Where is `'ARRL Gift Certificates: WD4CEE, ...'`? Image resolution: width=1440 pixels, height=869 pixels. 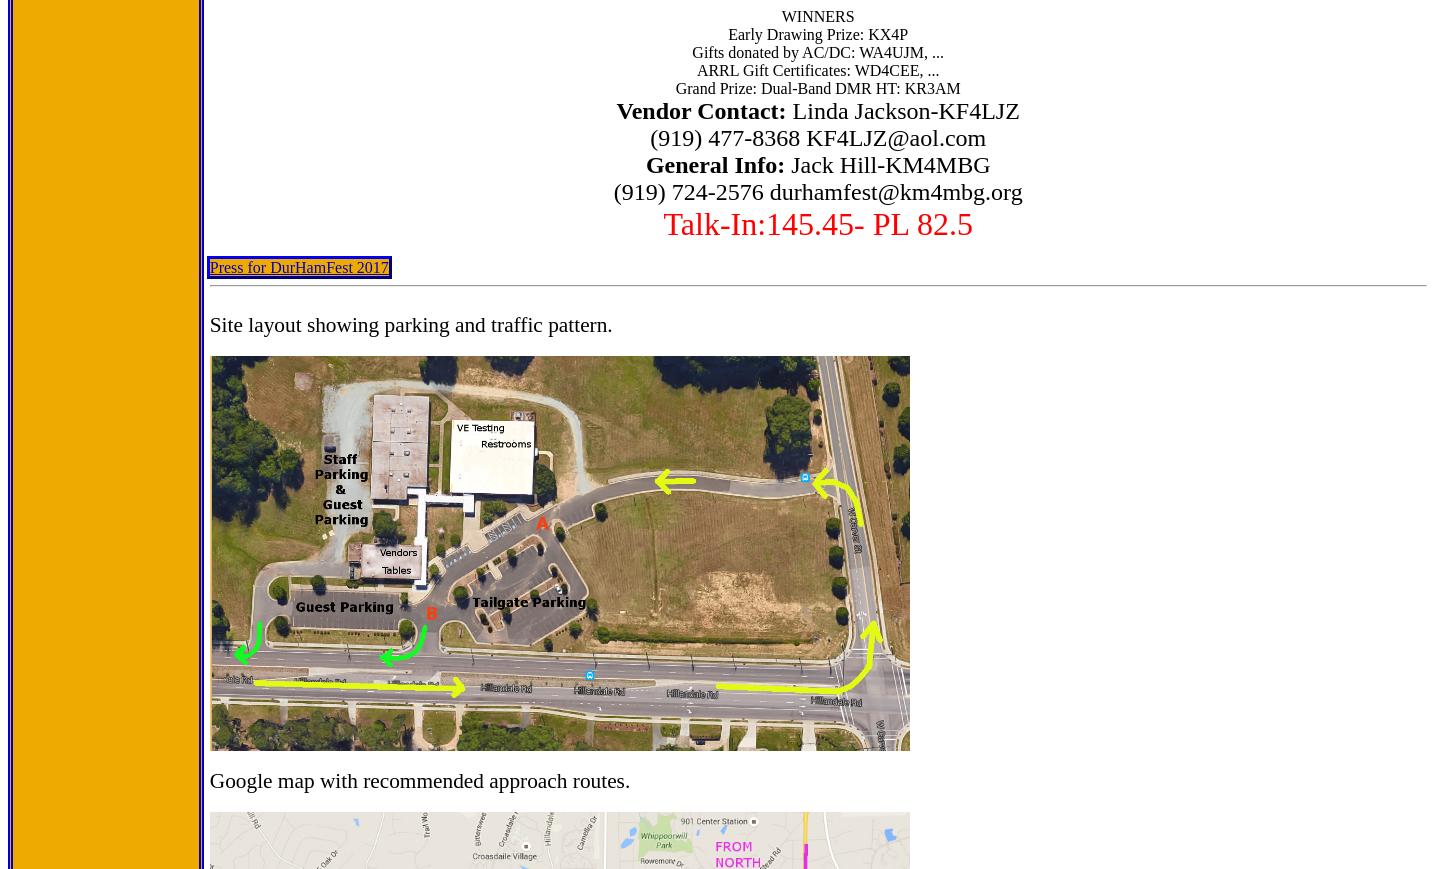 'ARRL Gift Certificates: WD4CEE, ...' is located at coordinates (817, 69).